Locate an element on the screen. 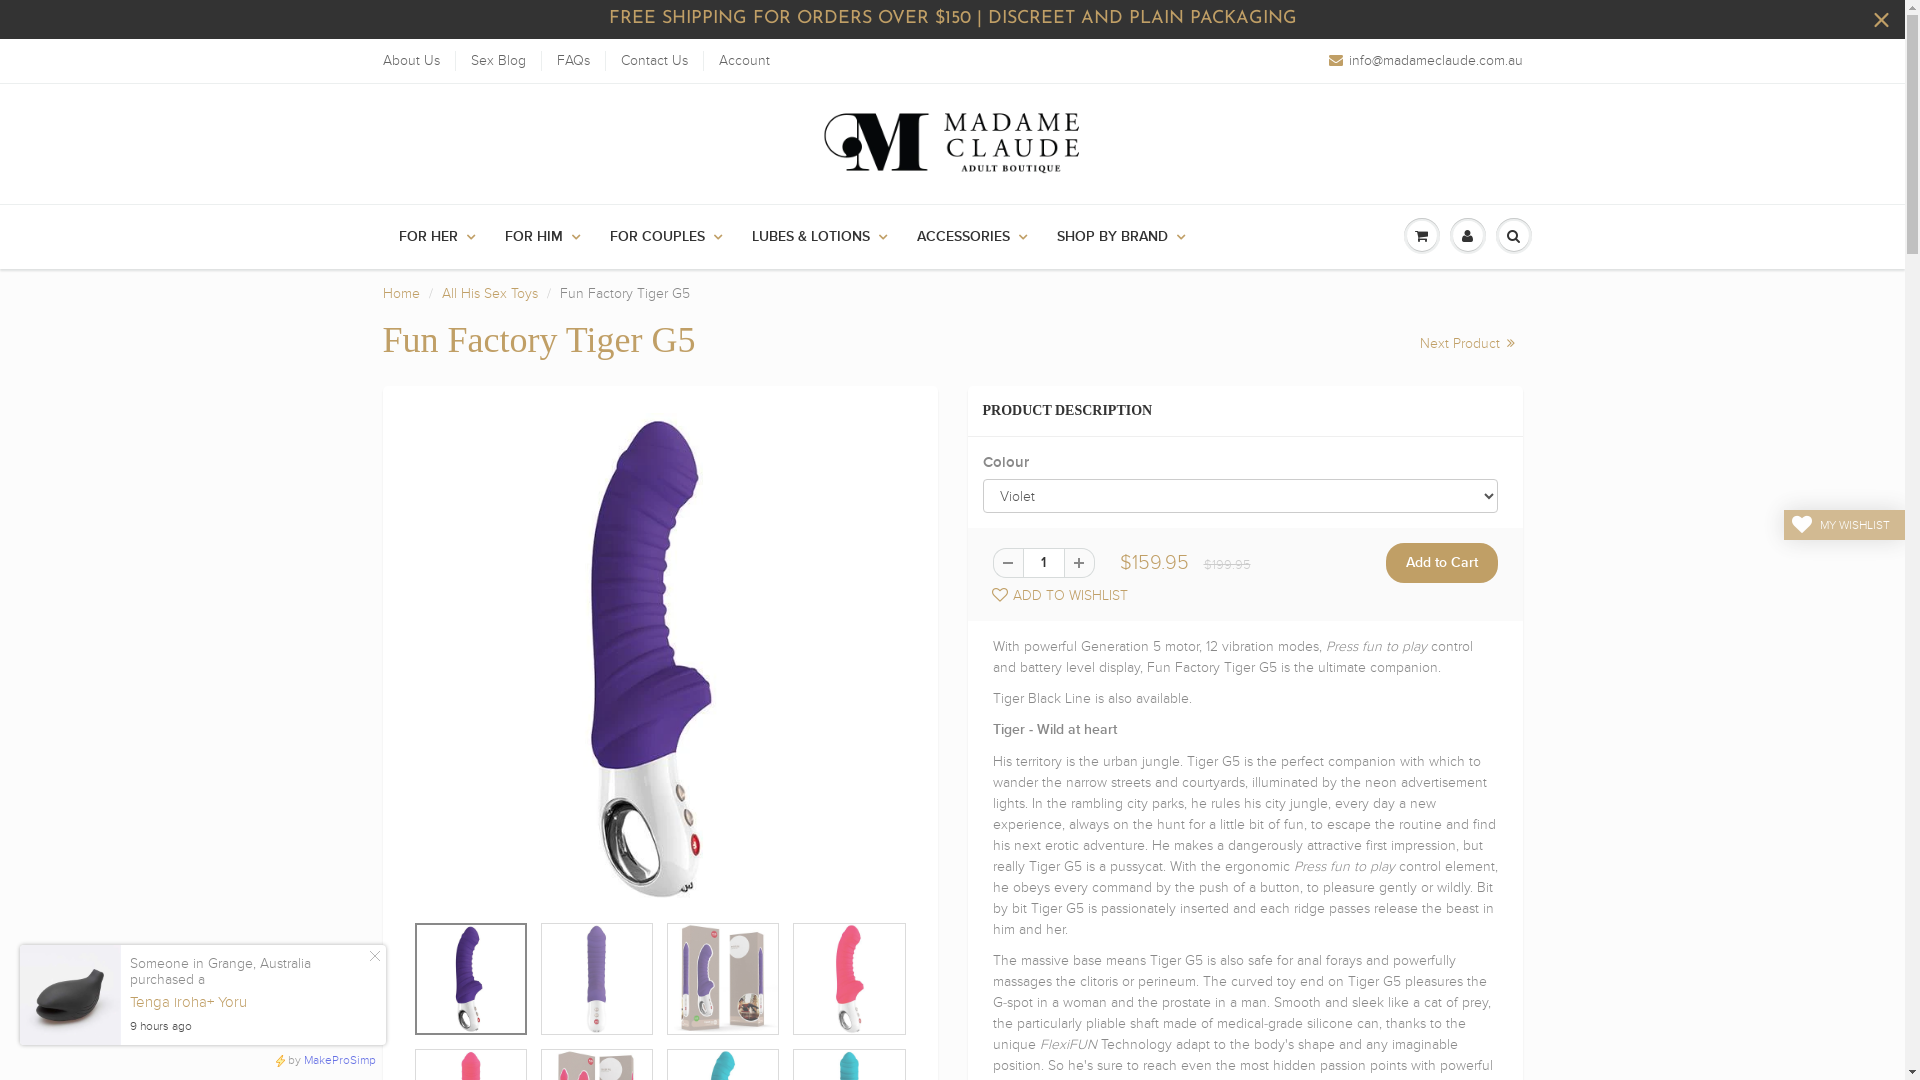 The height and width of the screenshot is (1080, 1920). 'ADD TO WISHLIST' is located at coordinates (1054, 595).